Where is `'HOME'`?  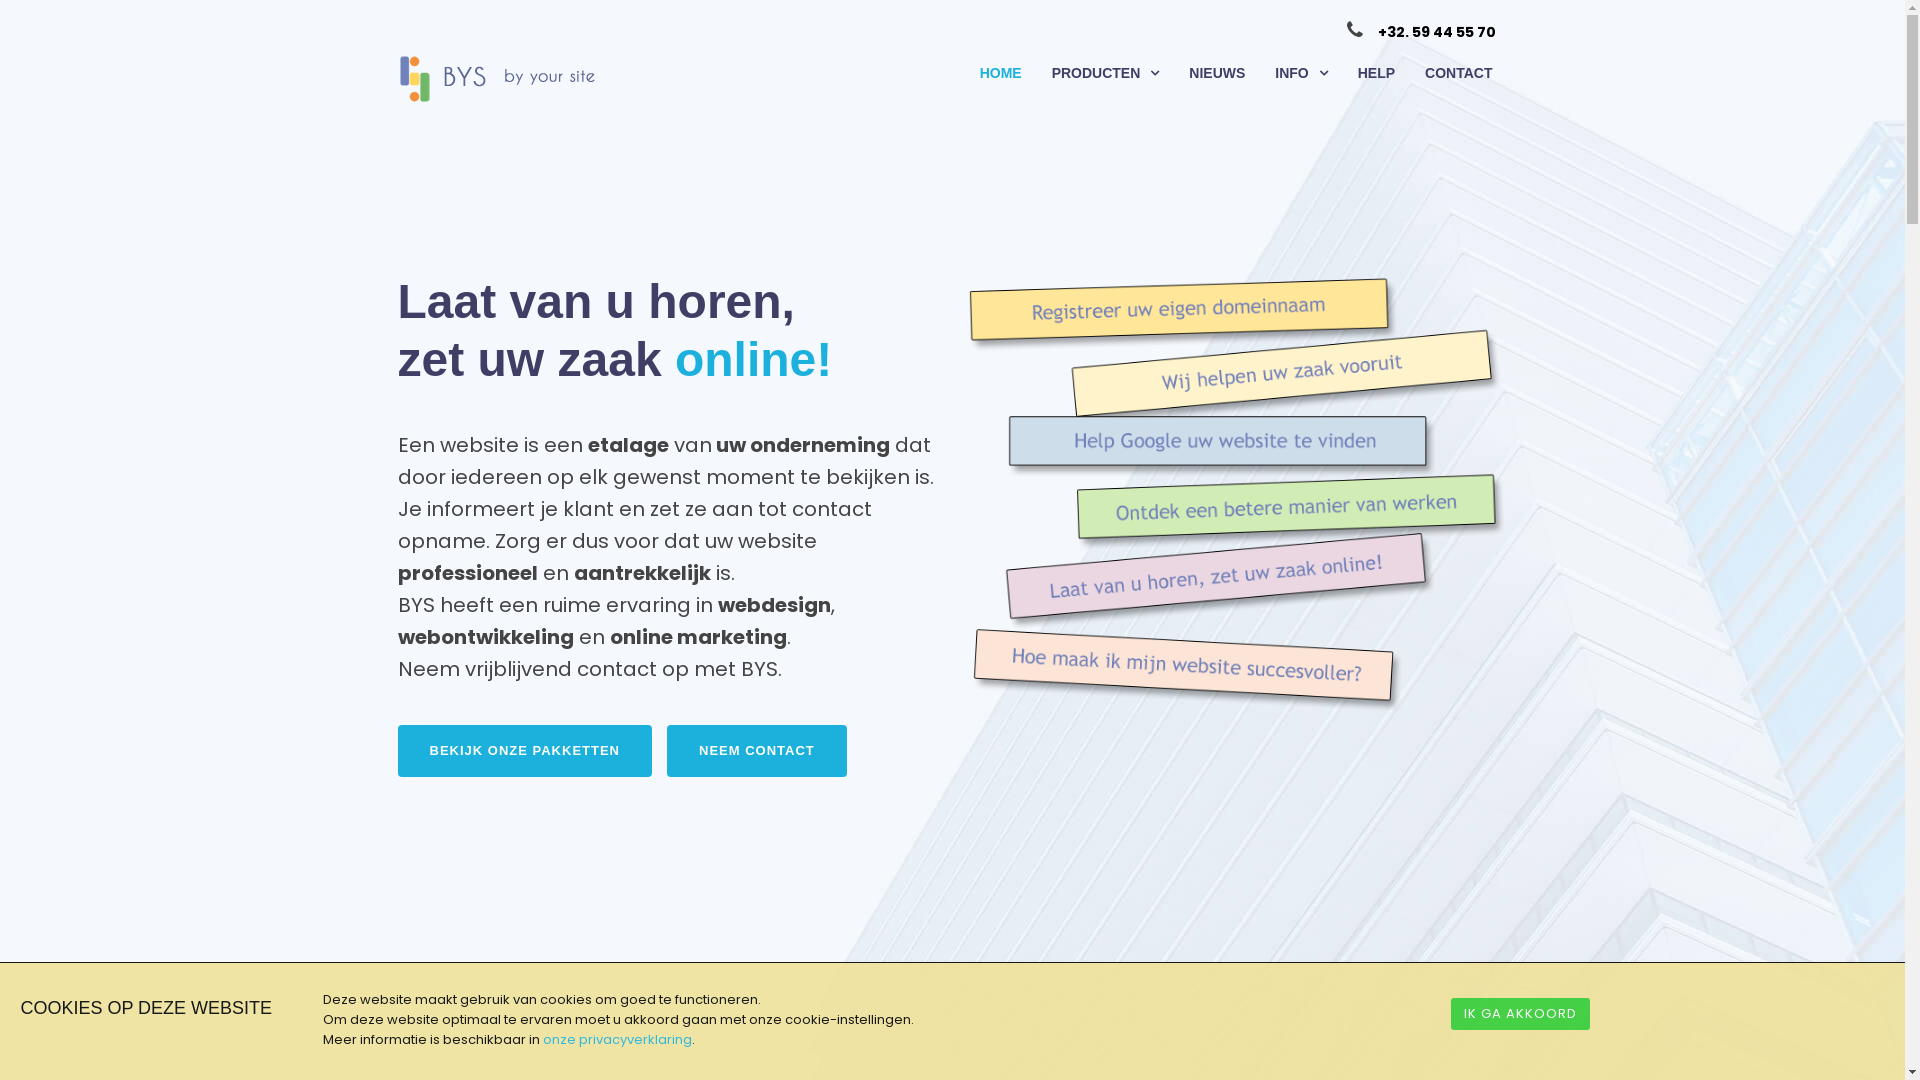 'HOME' is located at coordinates (1001, 72).